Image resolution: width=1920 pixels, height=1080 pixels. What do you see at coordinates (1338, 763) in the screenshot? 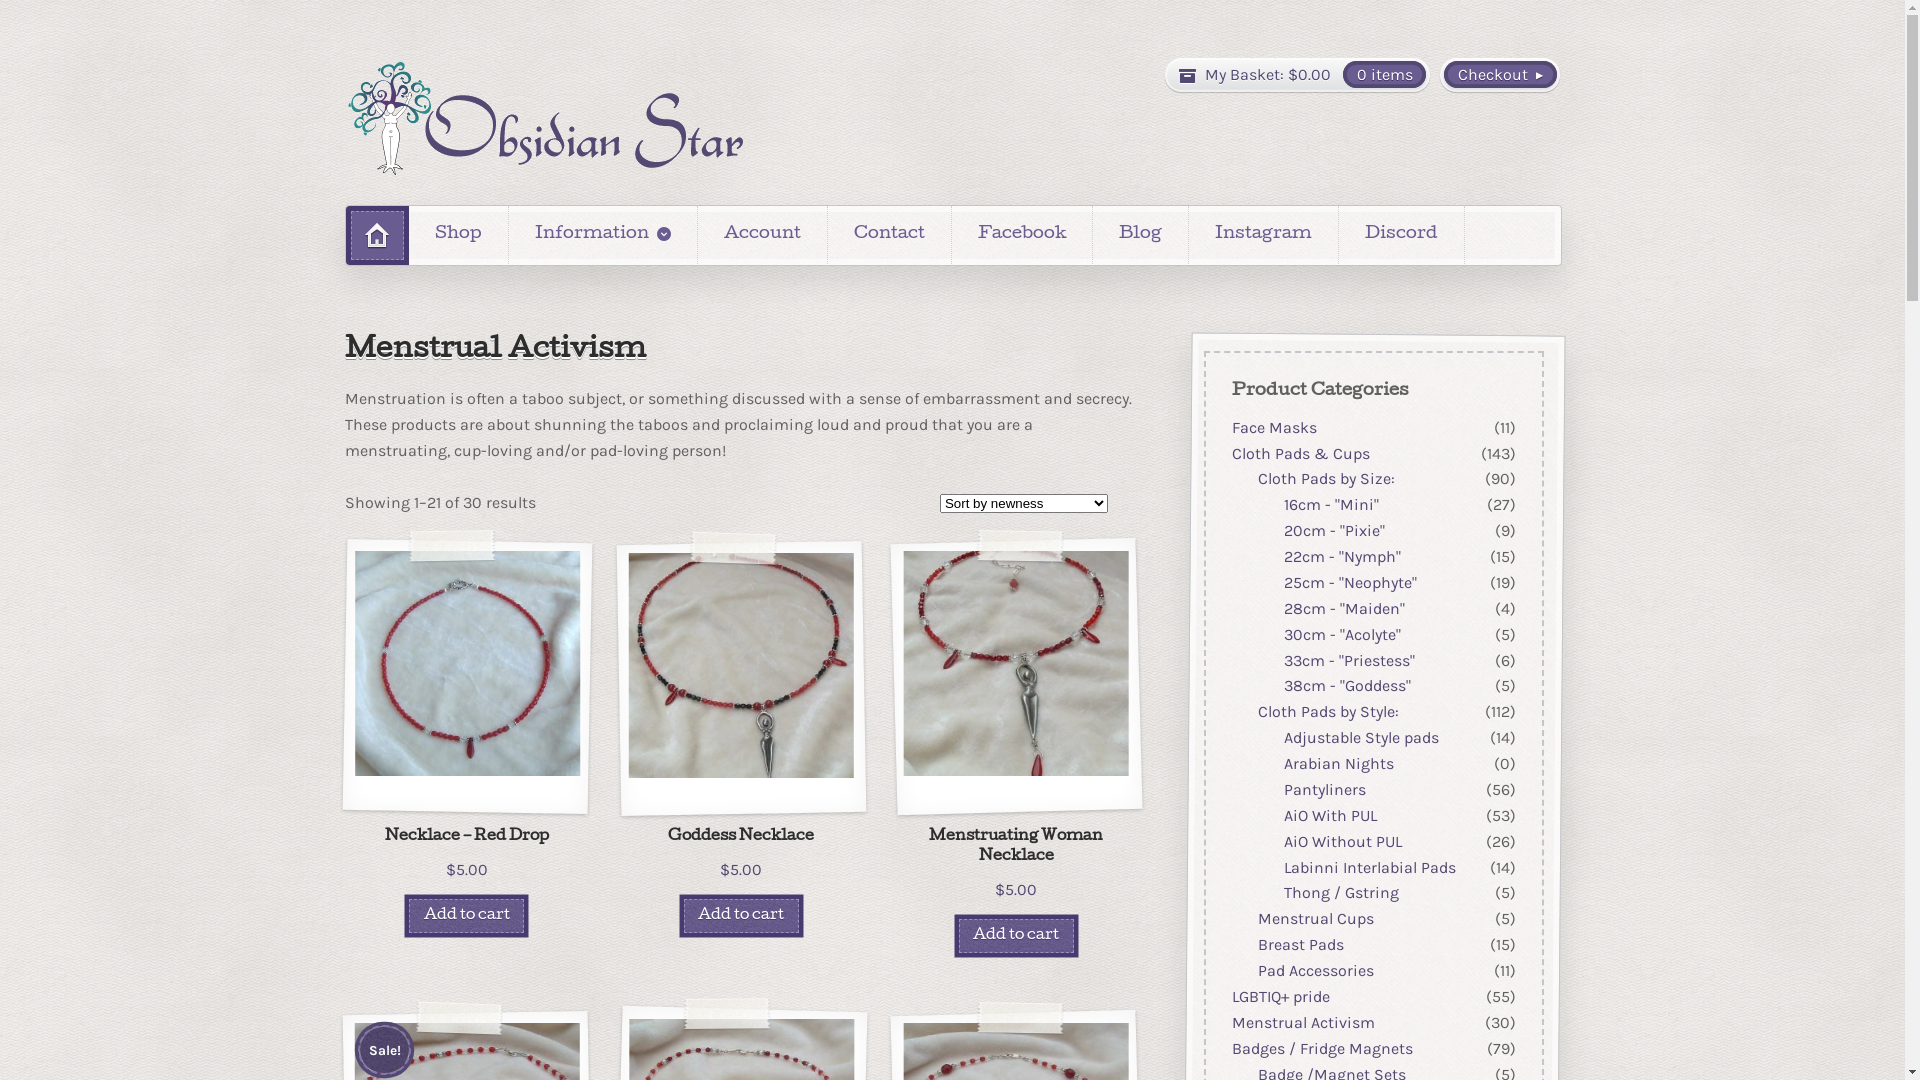
I see `'Arabian Nights'` at bounding box center [1338, 763].